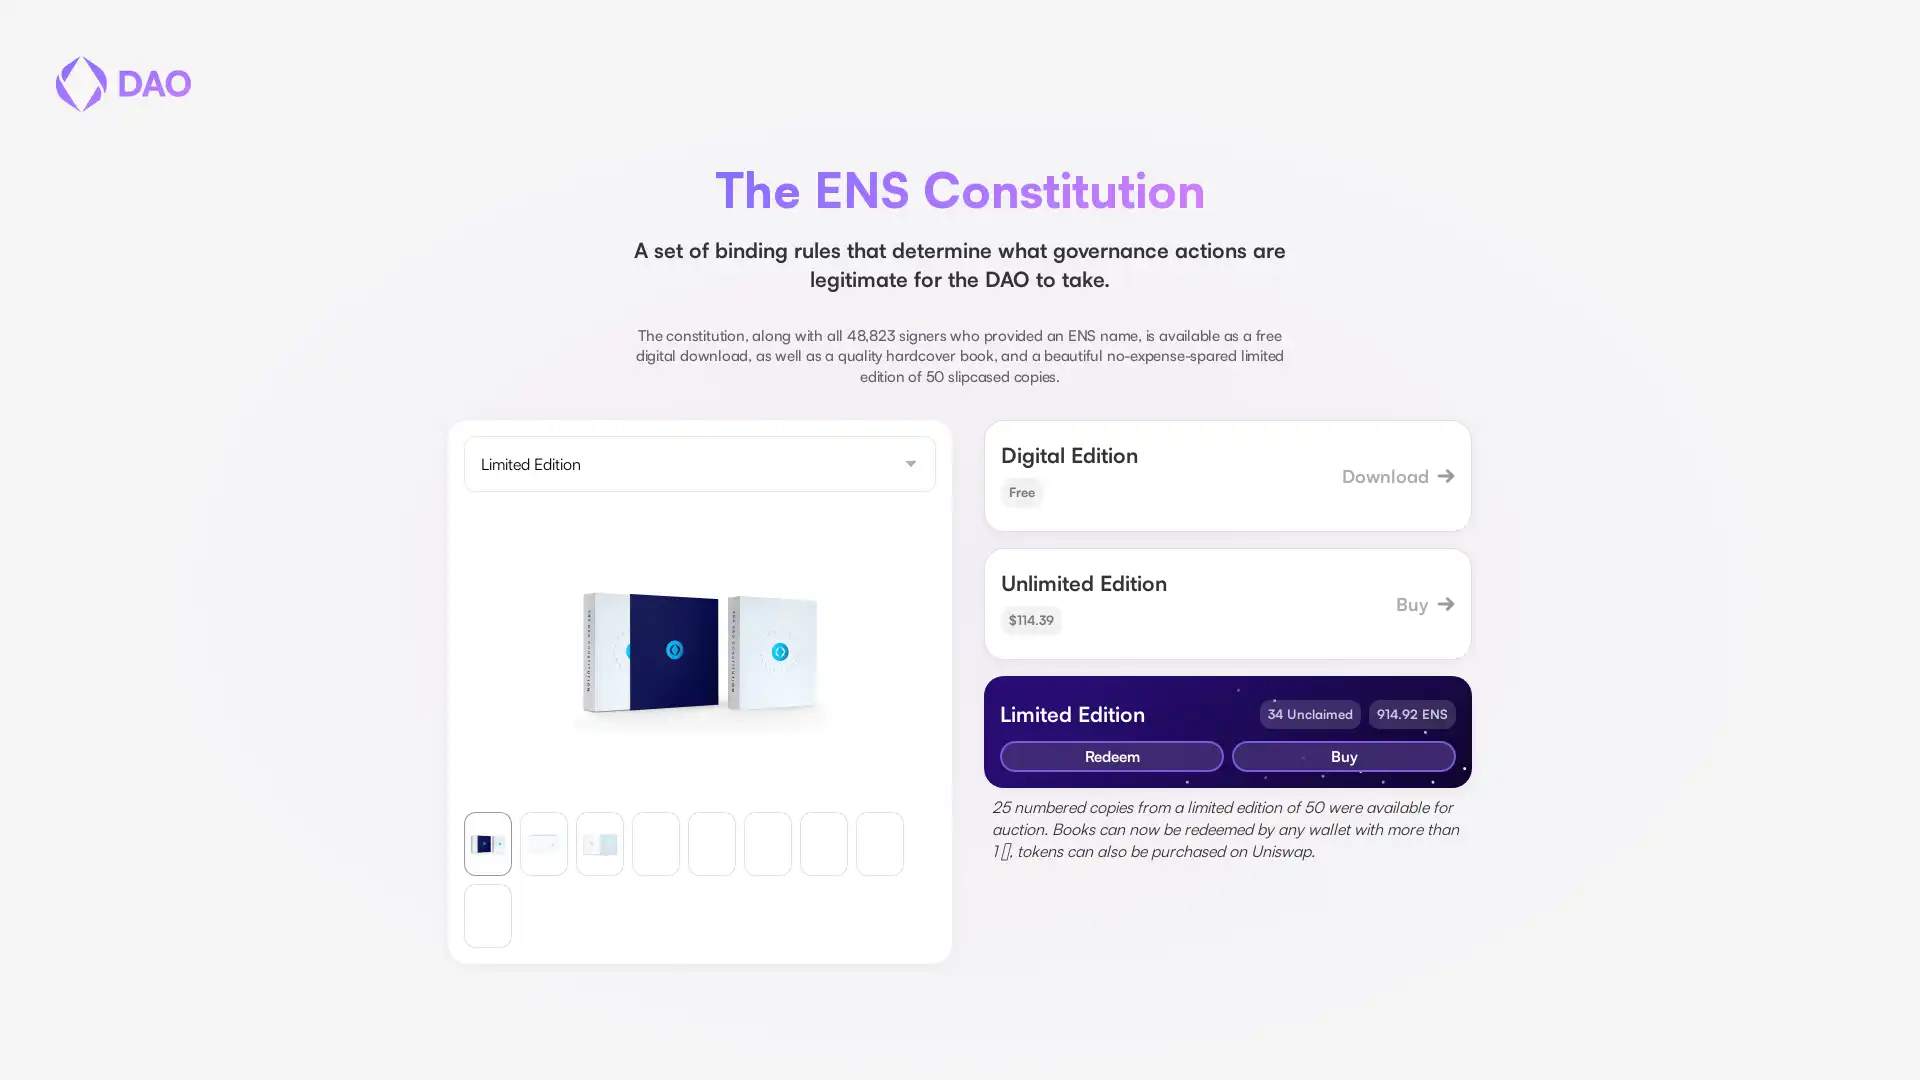 The height and width of the screenshot is (1080, 1920). What do you see at coordinates (879, 843) in the screenshot?
I see `Limited edition page example 6` at bounding box center [879, 843].